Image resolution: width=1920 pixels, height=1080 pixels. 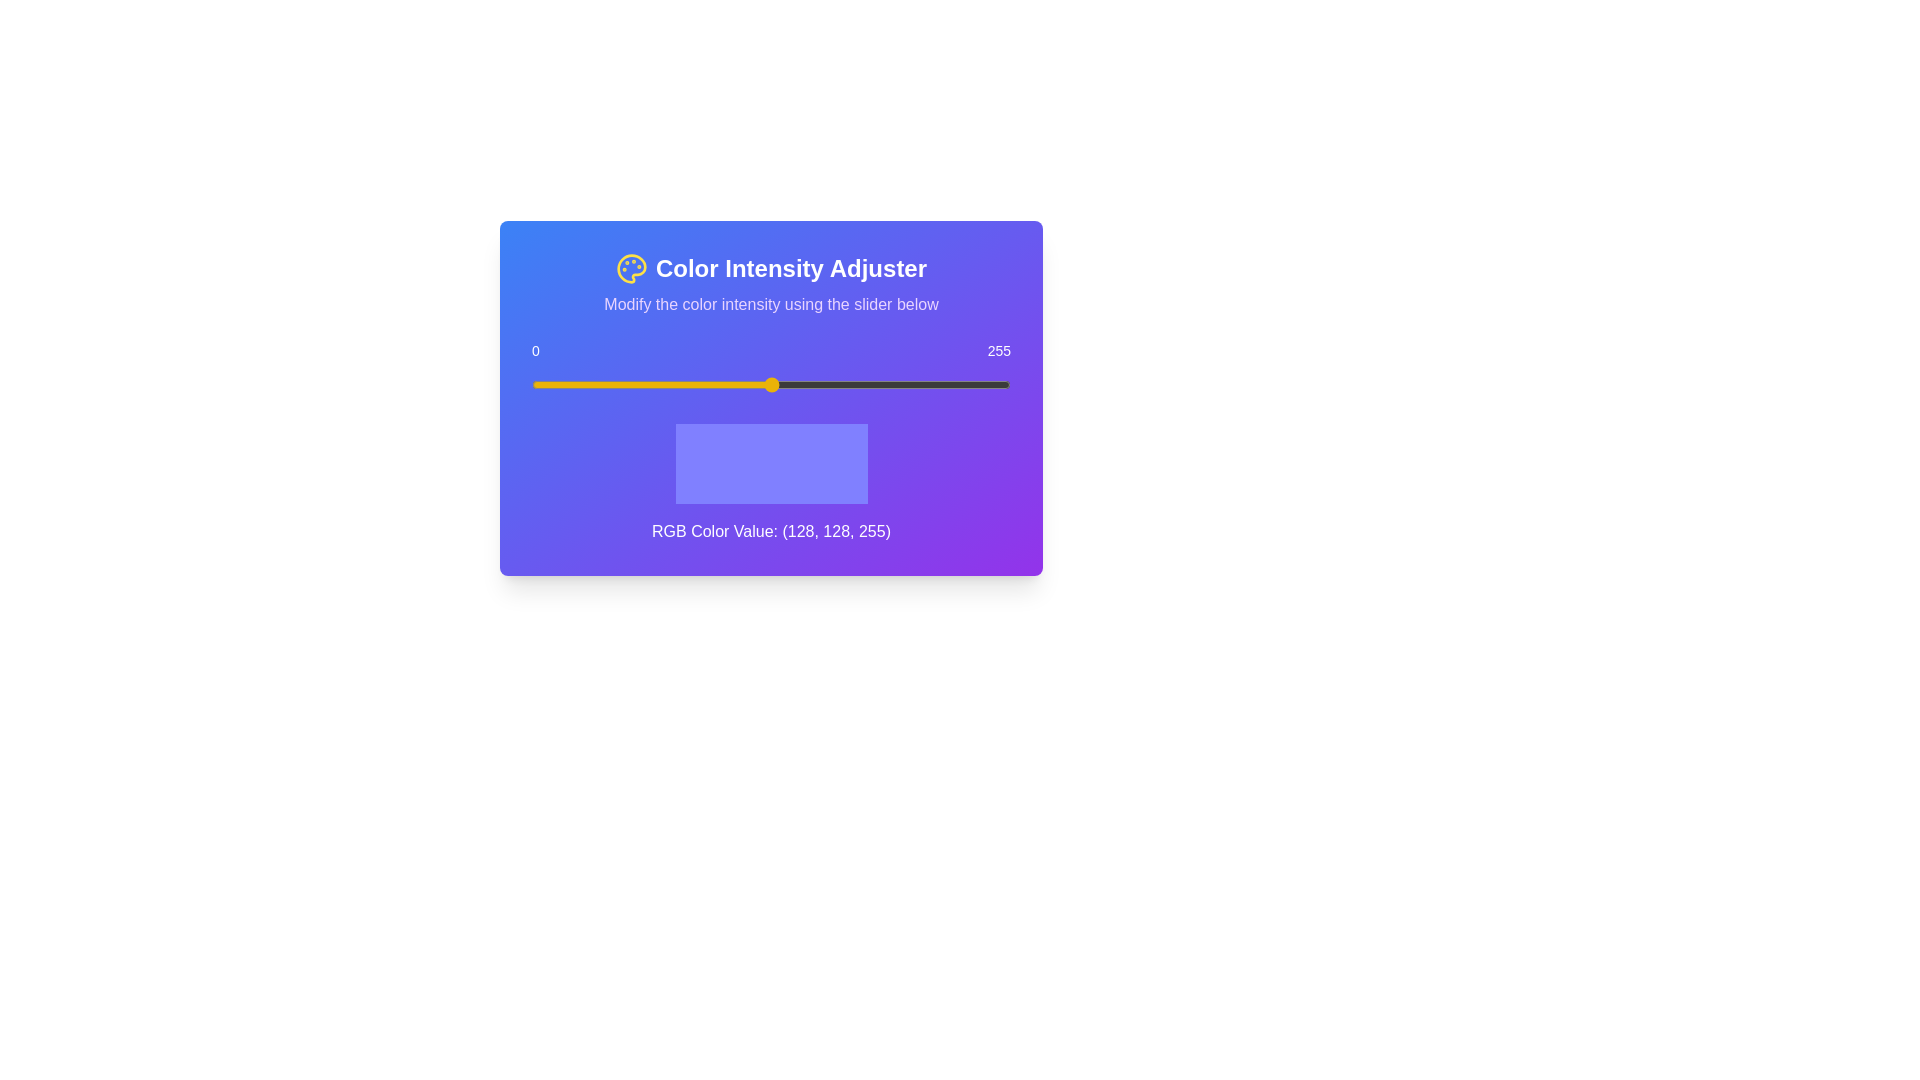 What do you see at coordinates (1007, 385) in the screenshot?
I see `the slider to set the value to 253` at bounding box center [1007, 385].